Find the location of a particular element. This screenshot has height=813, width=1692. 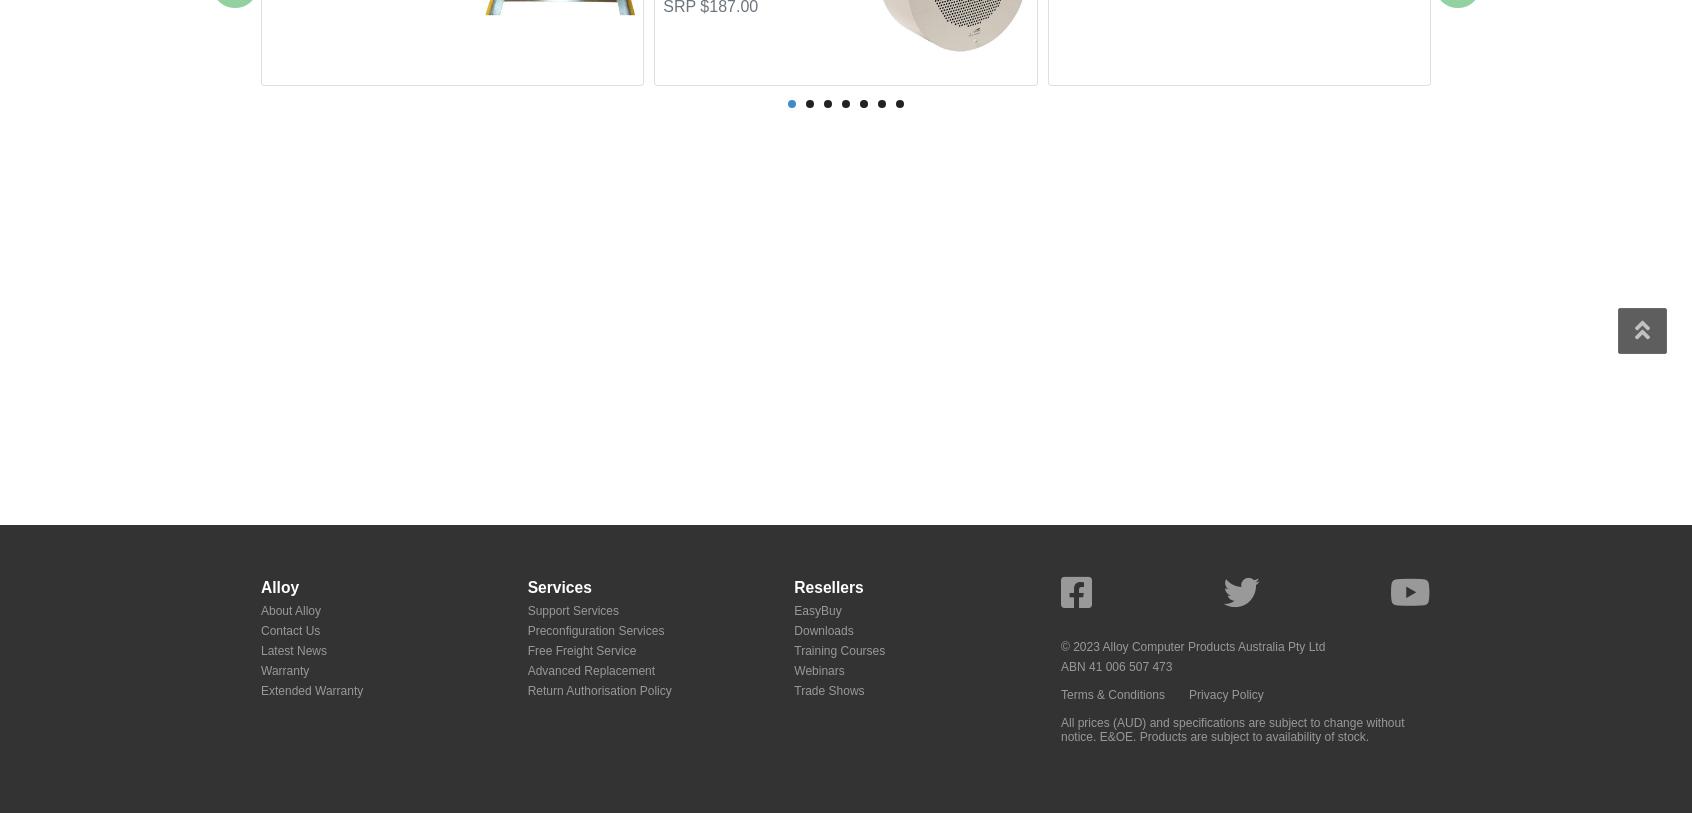

'EasyBuy' is located at coordinates (817, 609).